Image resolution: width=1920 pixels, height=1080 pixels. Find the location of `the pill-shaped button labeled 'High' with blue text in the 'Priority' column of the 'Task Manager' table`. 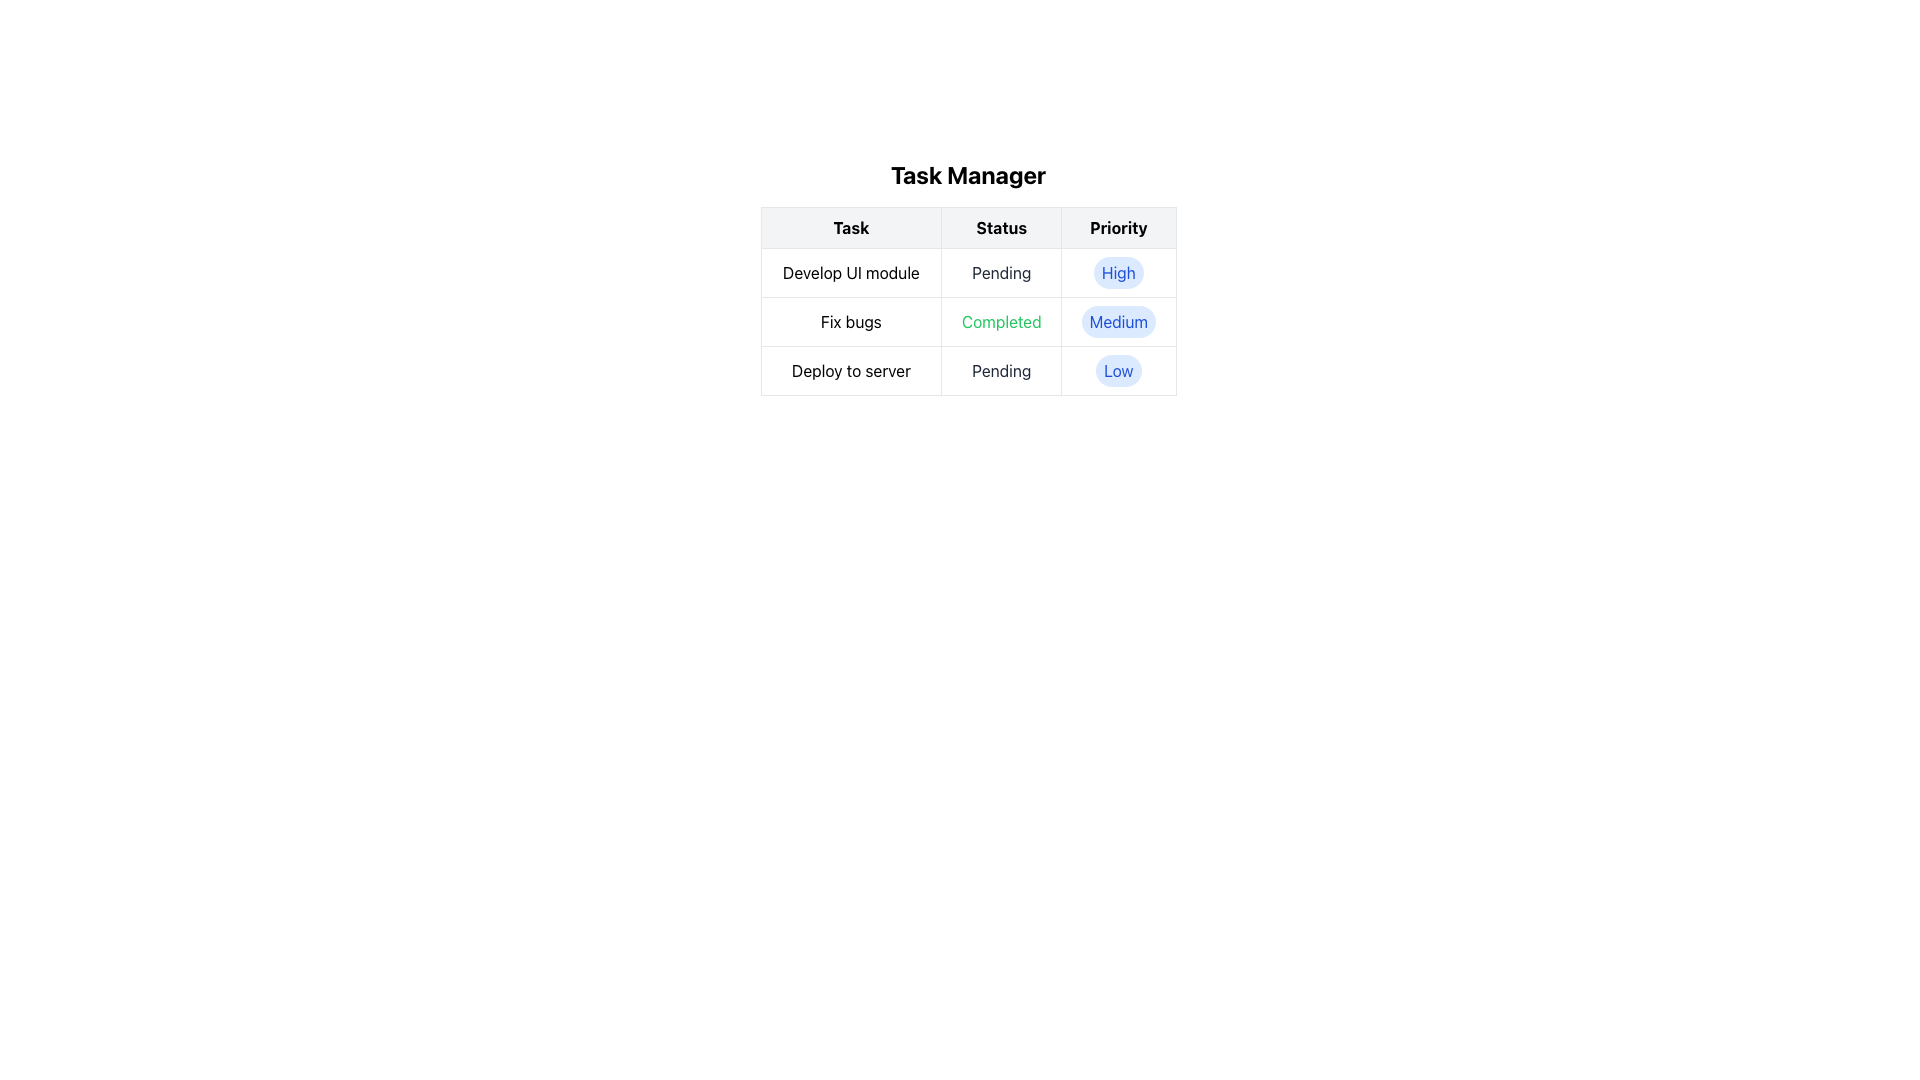

the pill-shaped button labeled 'High' with blue text in the 'Priority' column of the 'Task Manager' table is located at coordinates (1117, 273).